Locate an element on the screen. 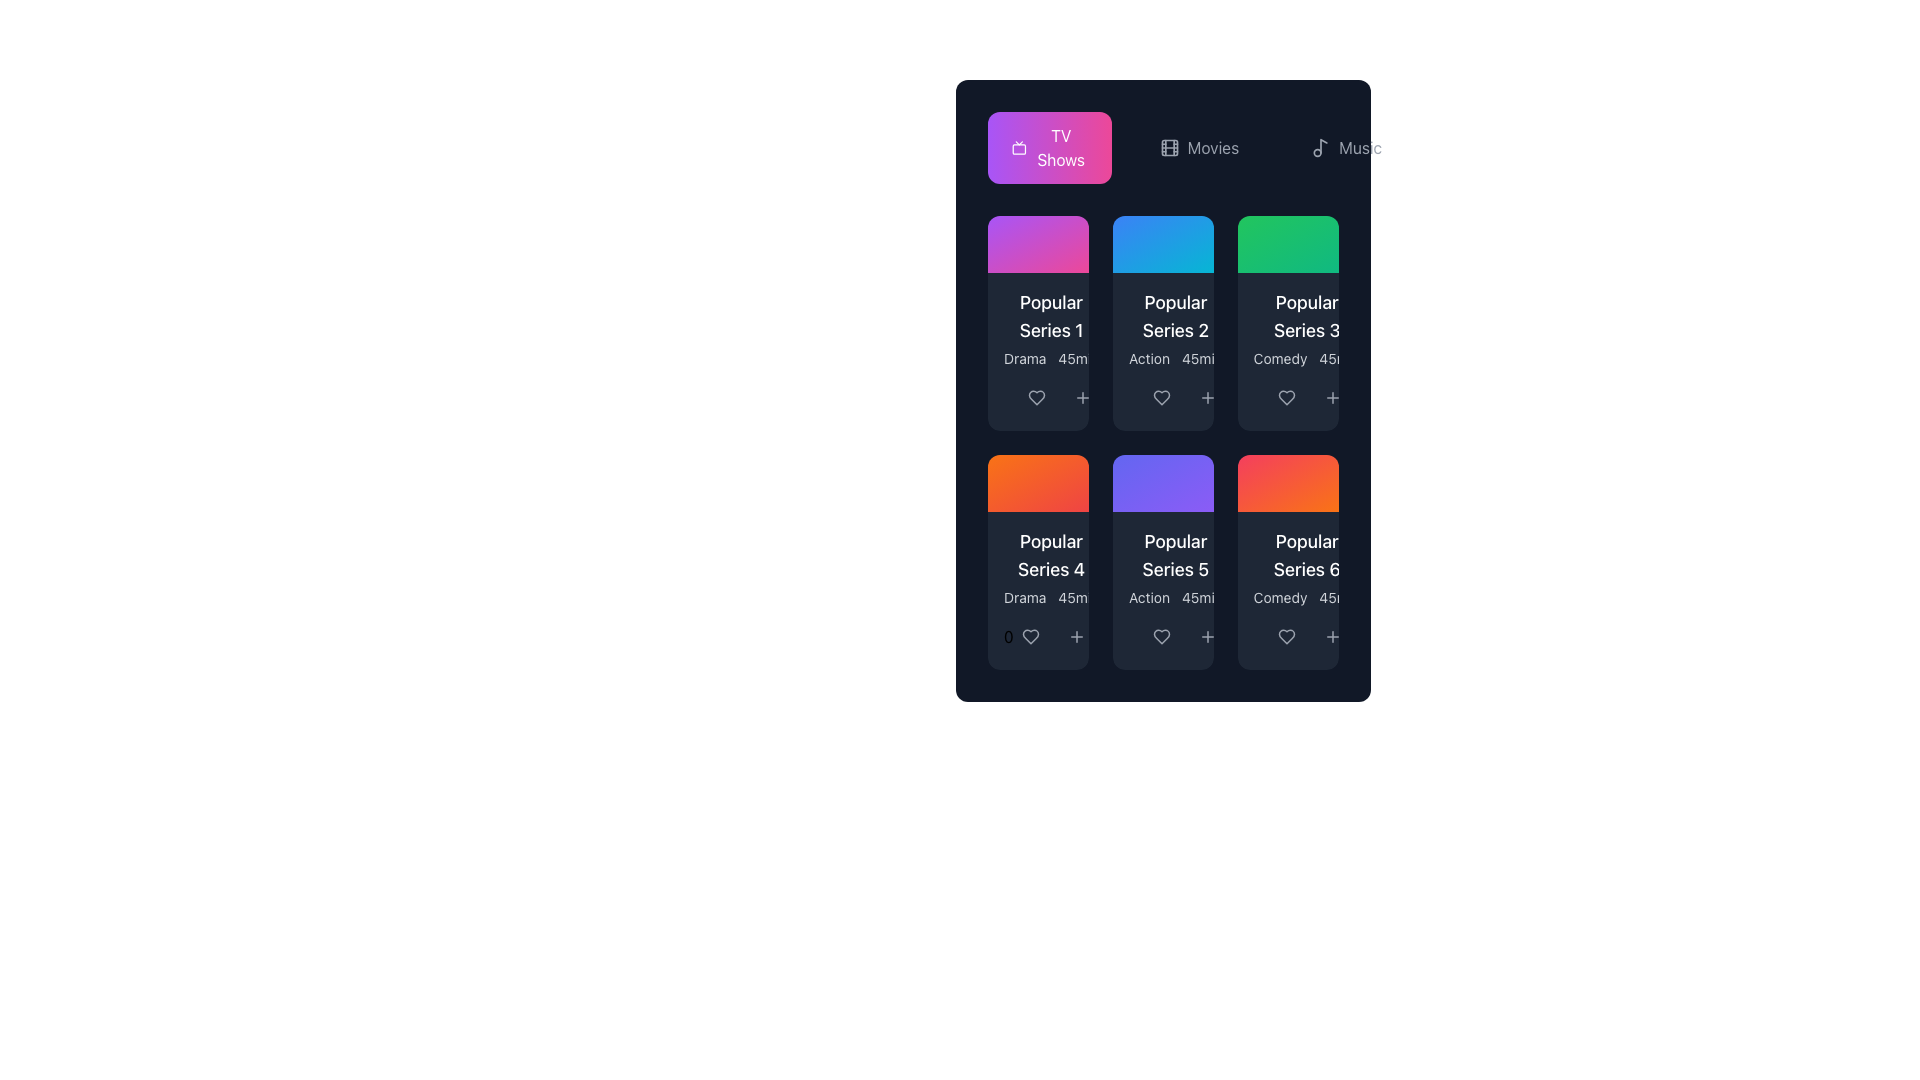  the title text 'Popular Series 3' displayed in a large, bold font within the third card of the first row is located at coordinates (1307, 315).